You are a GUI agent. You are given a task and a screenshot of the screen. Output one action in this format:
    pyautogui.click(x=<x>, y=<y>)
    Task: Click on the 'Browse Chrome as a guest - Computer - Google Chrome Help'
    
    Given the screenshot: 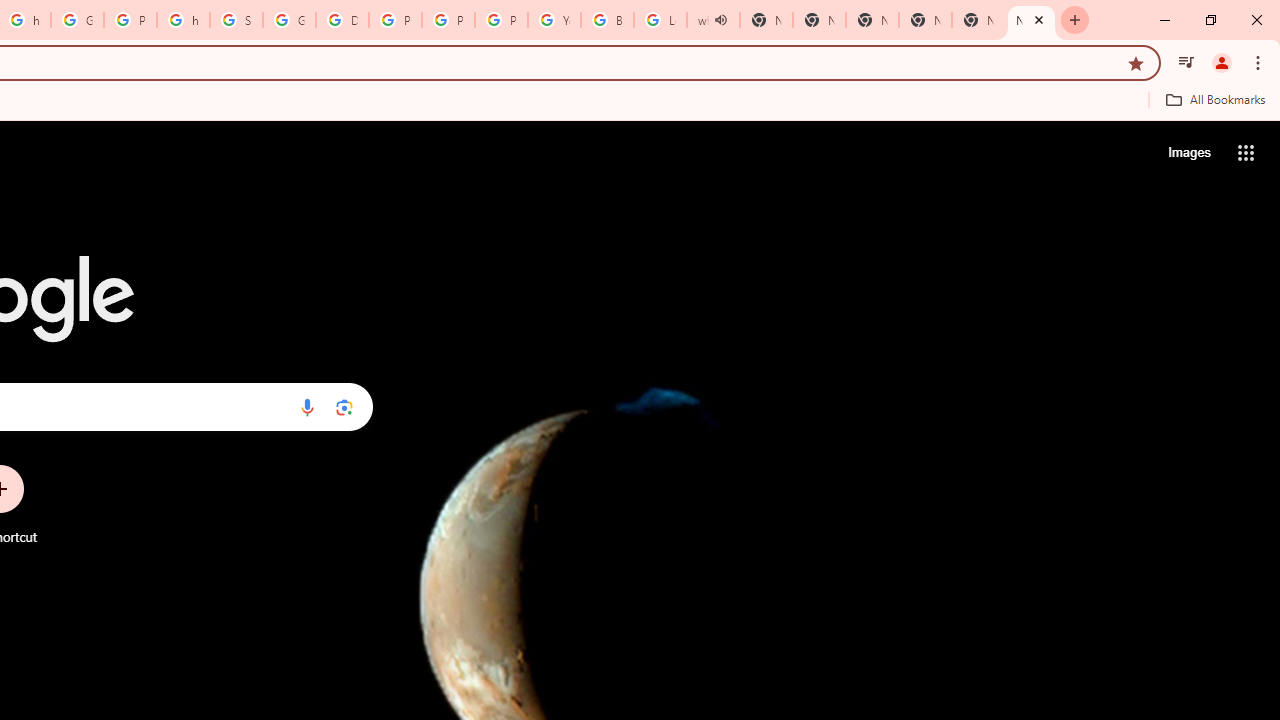 What is the action you would take?
    pyautogui.click(x=606, y=20)
    